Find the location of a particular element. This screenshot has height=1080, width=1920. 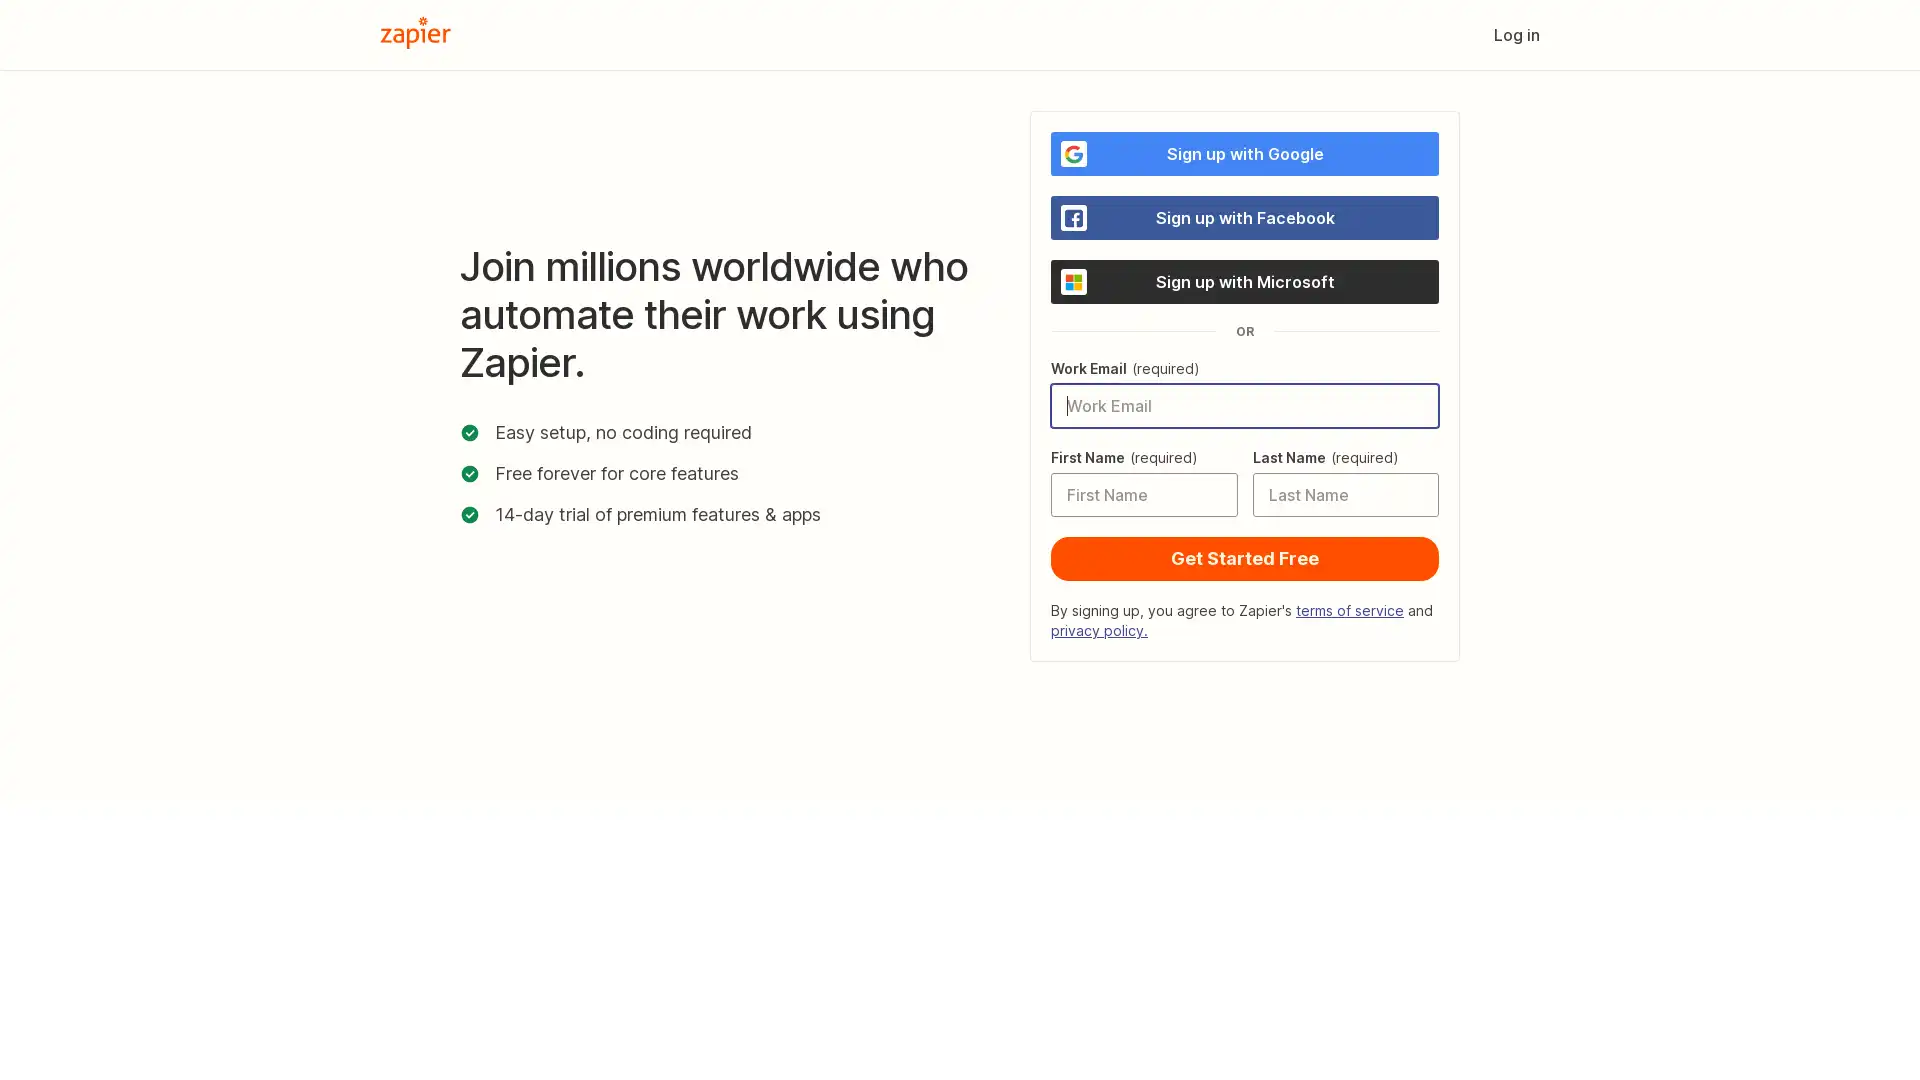

Google Logo Sign up with Google is located at coordinates (1243, 153).